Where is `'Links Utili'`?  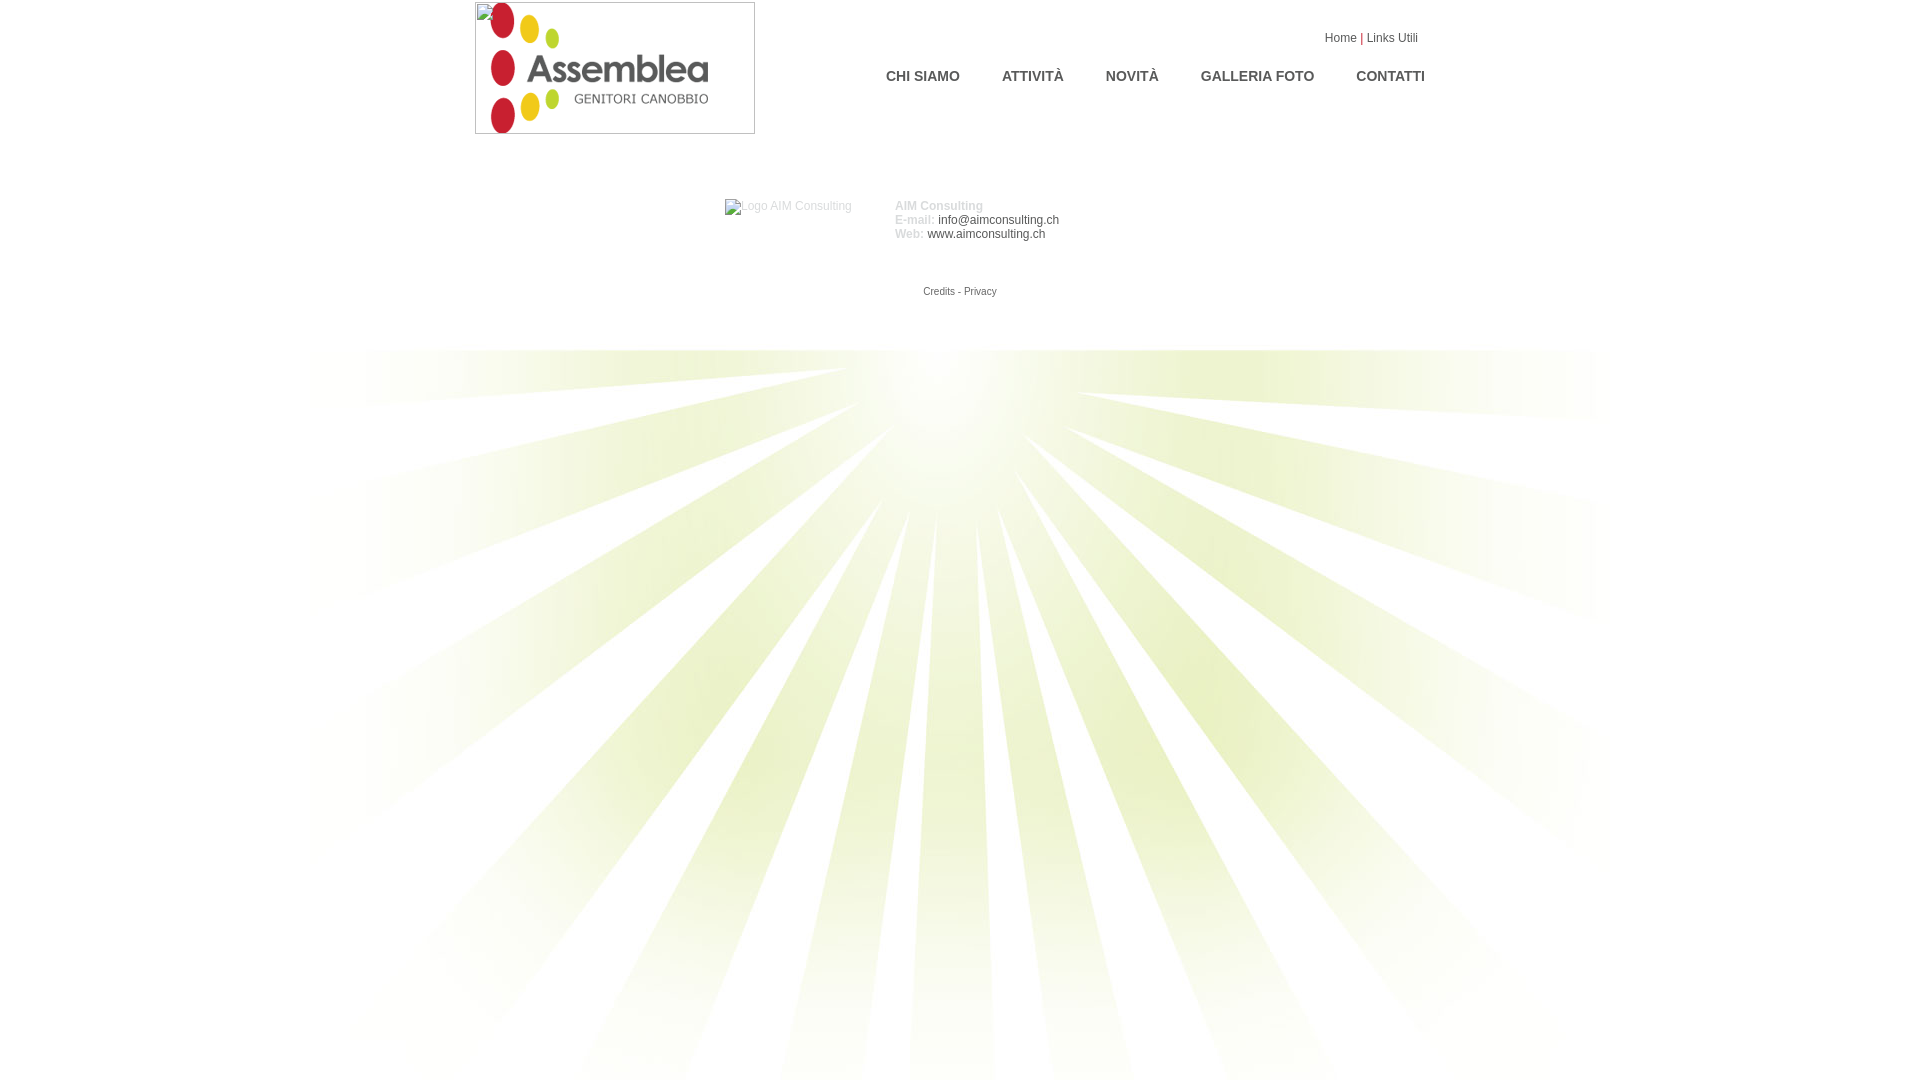 'Links Utili' is located at coordinates (1391, 38).